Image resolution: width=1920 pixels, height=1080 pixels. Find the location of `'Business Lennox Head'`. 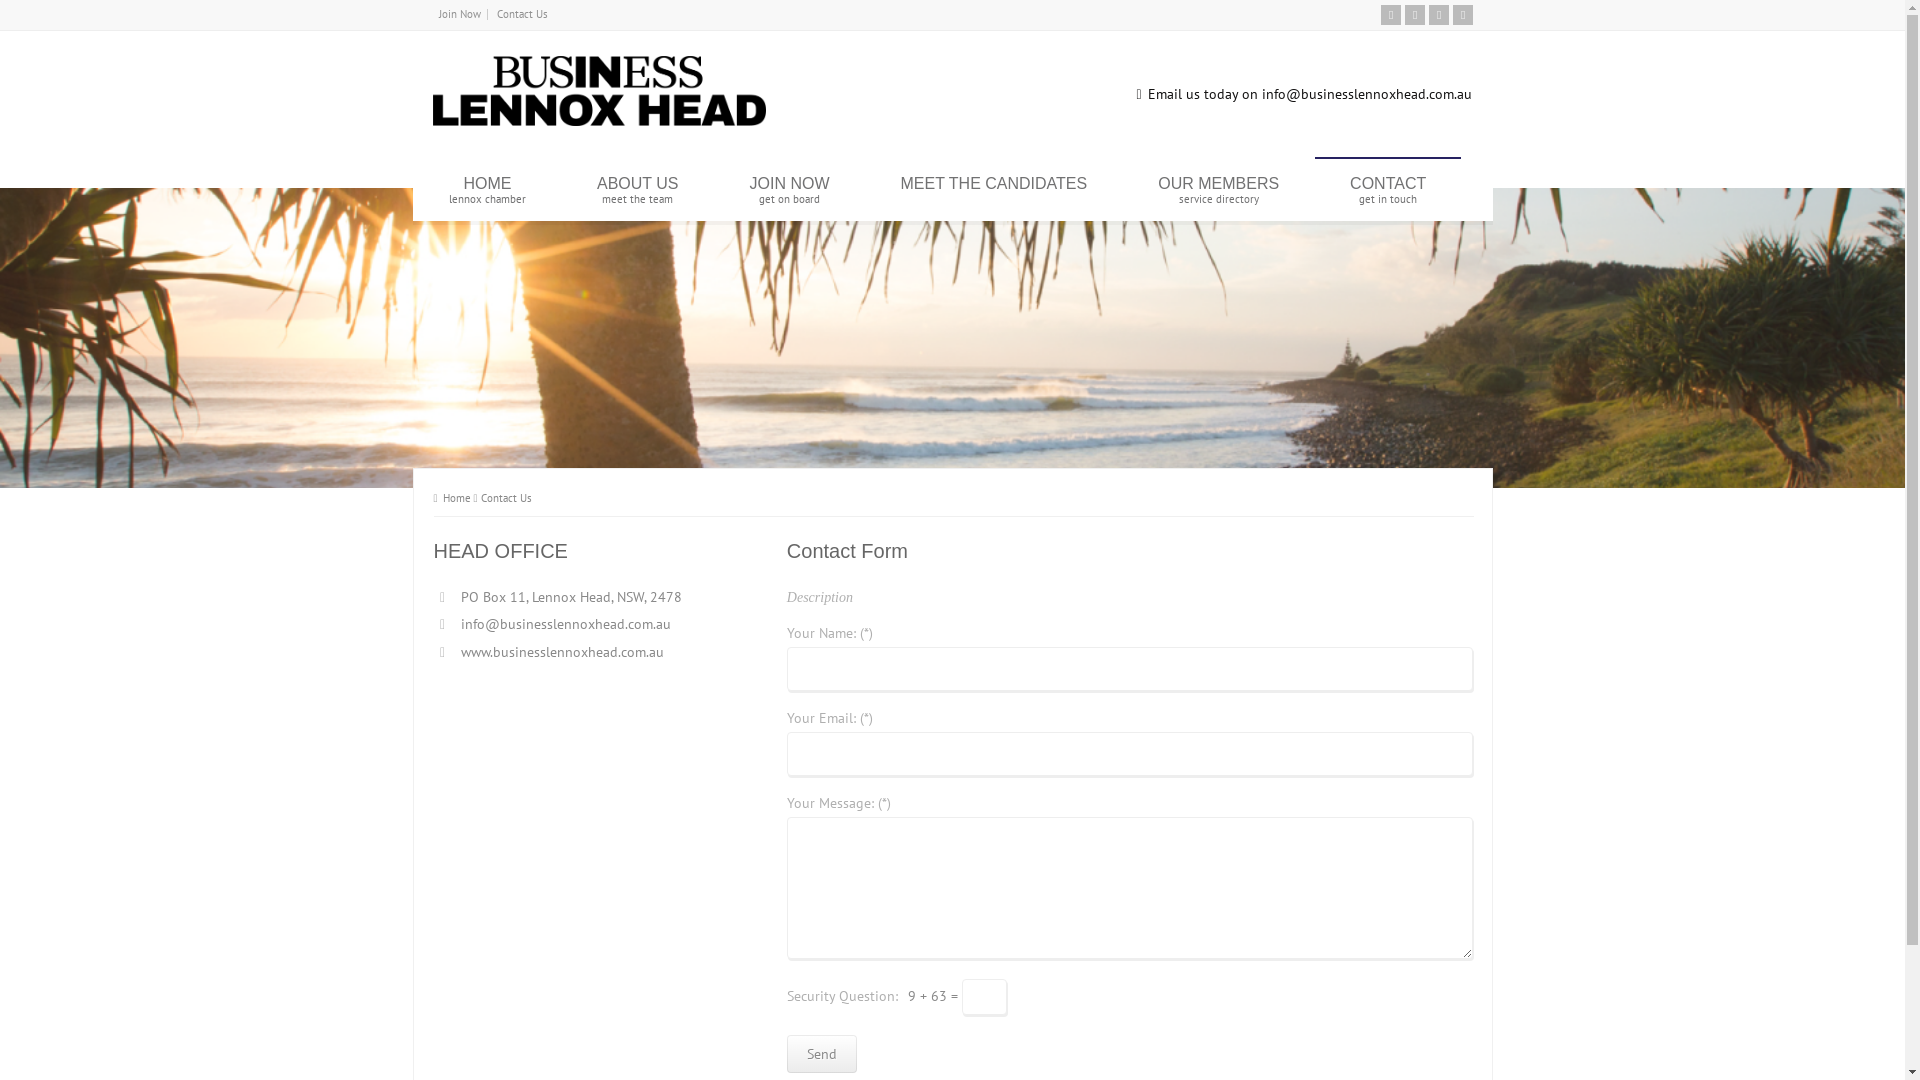

'Business Lennox Head' is located at coordinates (597, 120).